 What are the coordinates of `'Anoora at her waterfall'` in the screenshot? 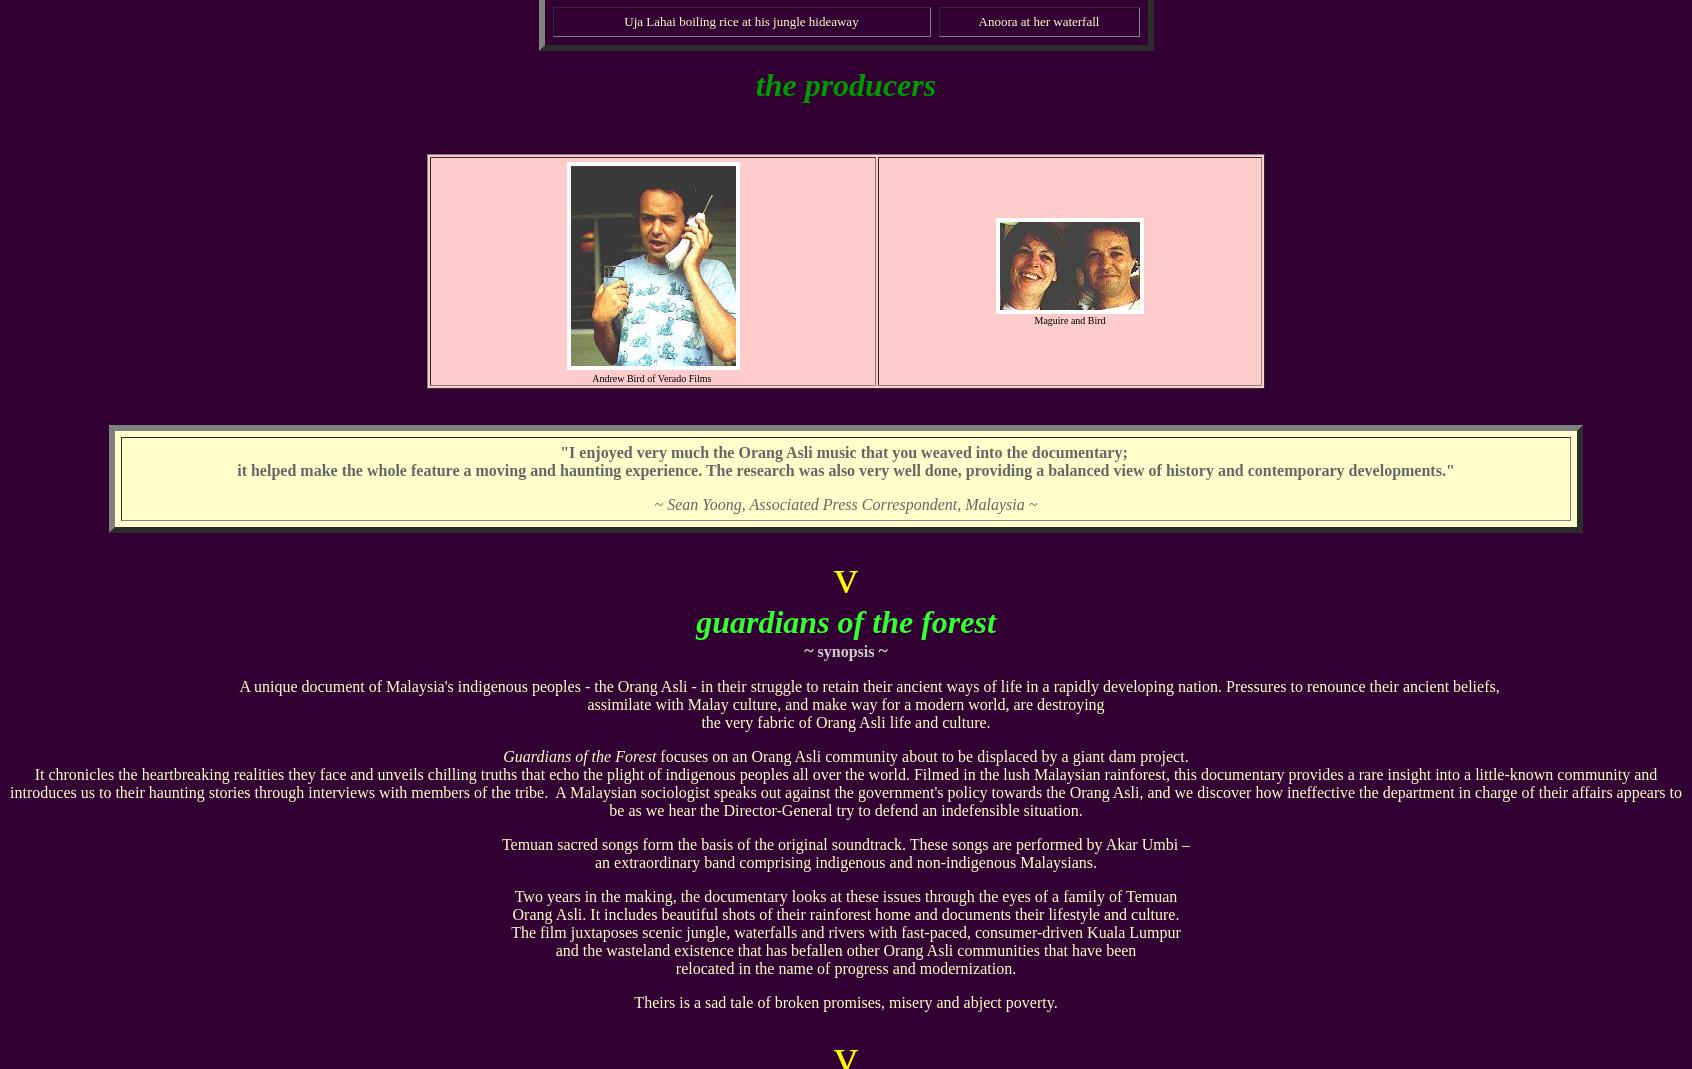 It's located at (1037, 20).